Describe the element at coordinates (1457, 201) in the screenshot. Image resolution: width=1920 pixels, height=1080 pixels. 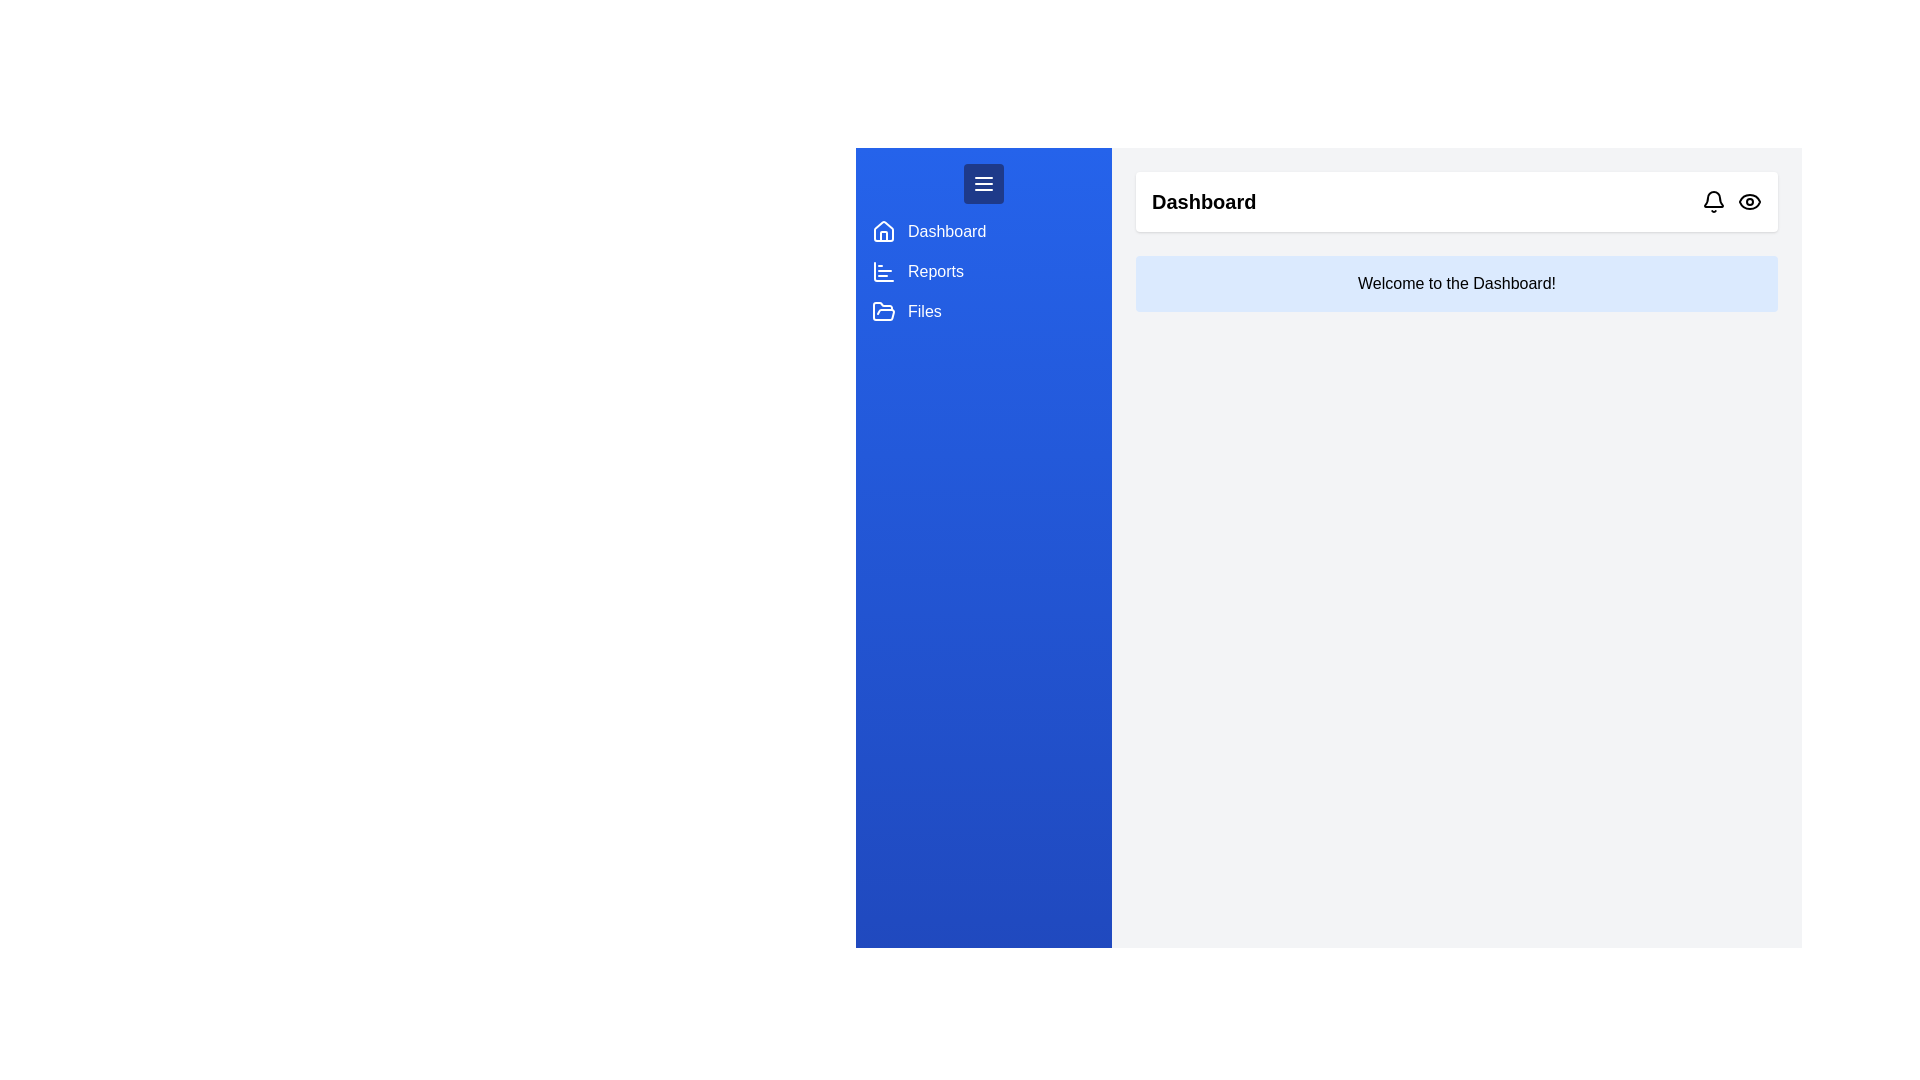
I see `the context of the header section titled 'Dashboard' located at the top of the main content area` at that location.